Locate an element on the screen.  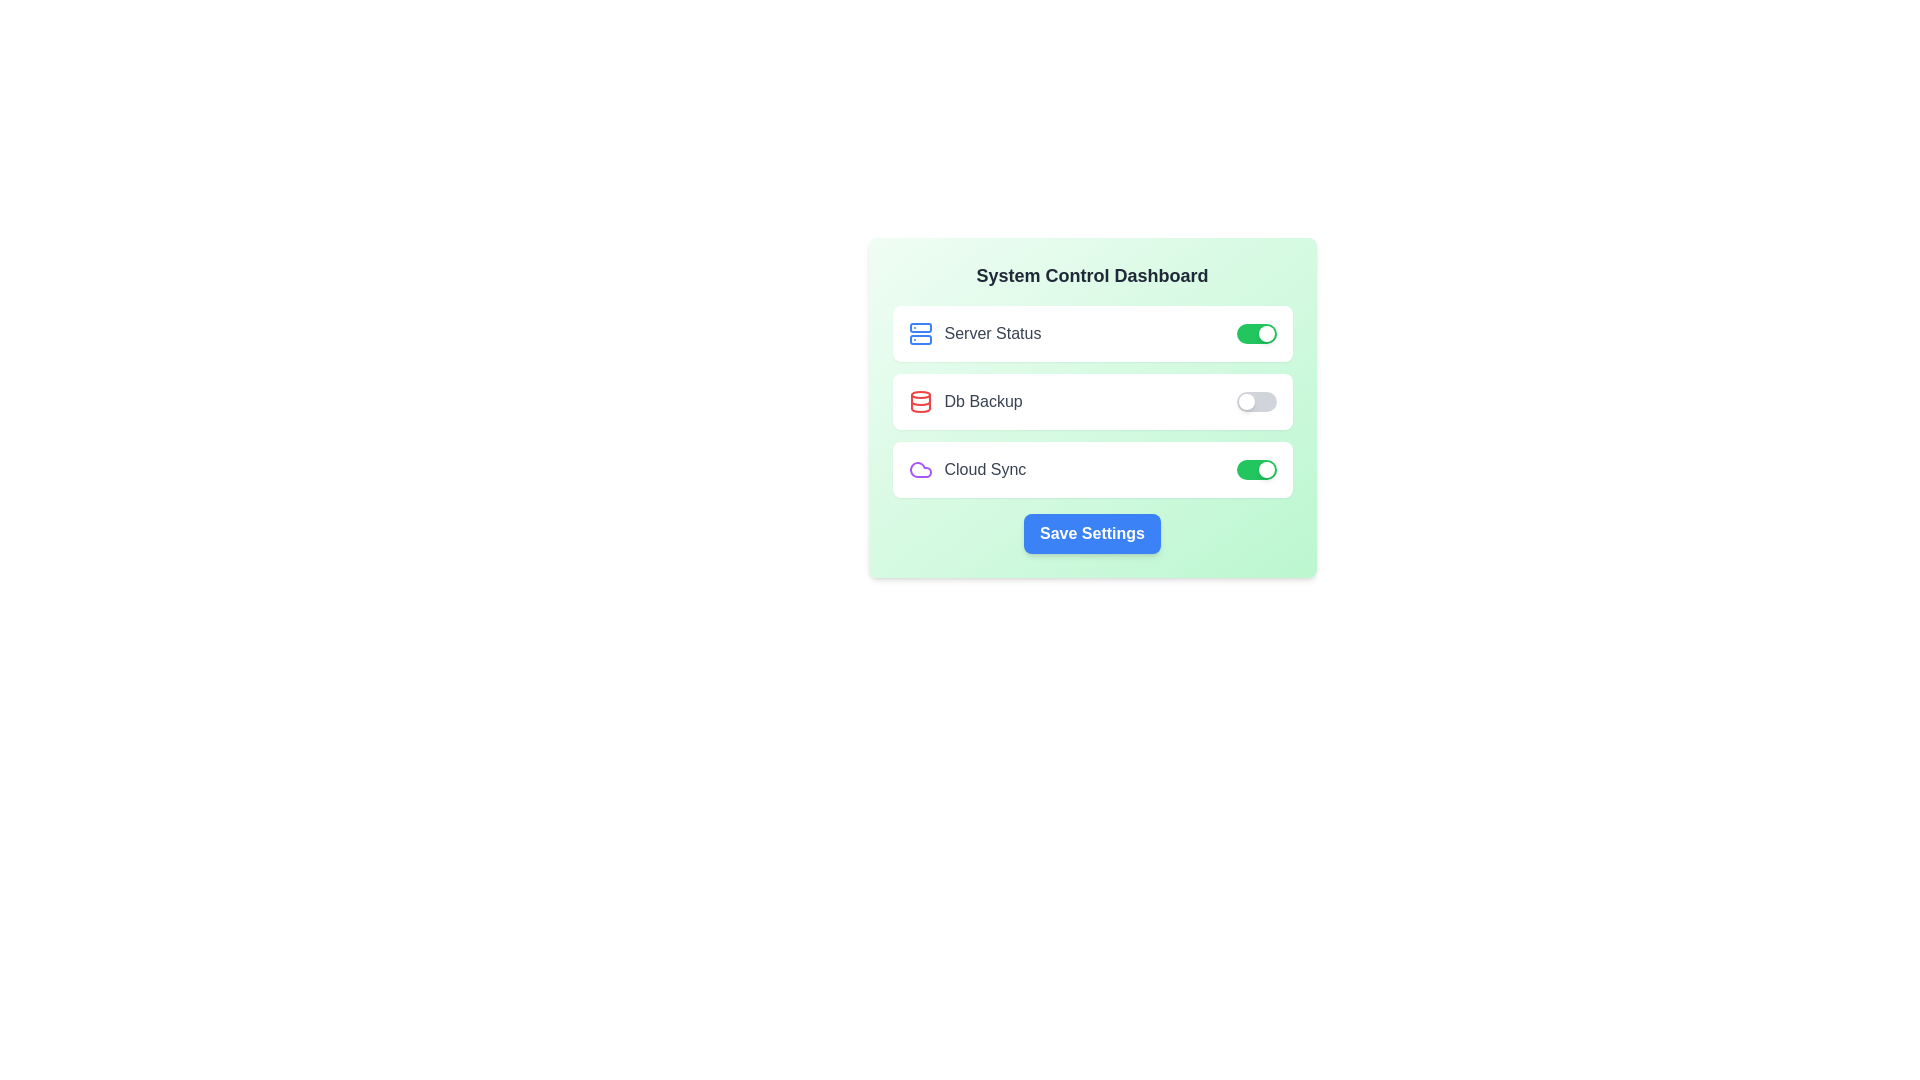
the toggle switch for 'Db Backup' to change its state is located at coordinates (1255, 401).